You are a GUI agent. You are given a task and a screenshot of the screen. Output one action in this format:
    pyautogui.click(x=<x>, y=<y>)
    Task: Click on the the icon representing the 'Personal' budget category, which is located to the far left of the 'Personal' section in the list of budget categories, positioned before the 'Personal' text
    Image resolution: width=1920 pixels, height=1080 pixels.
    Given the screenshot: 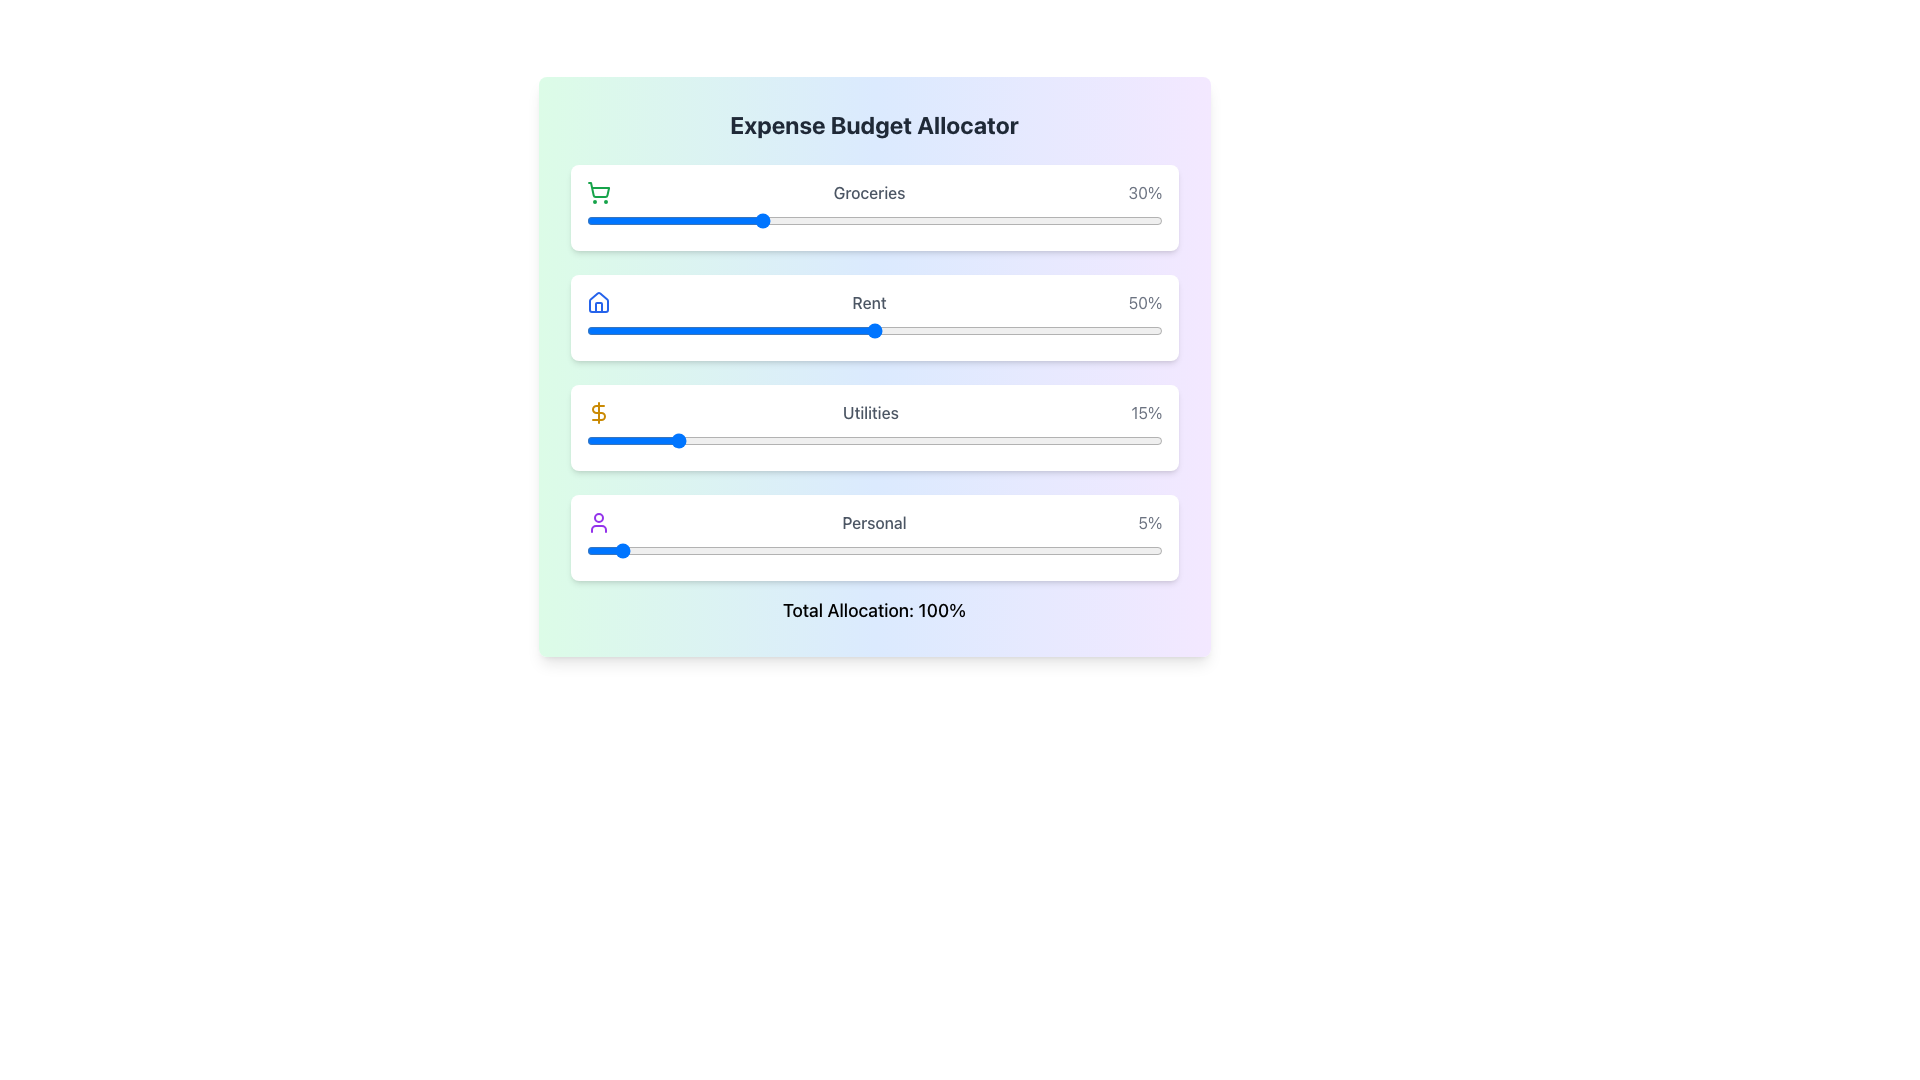 What is the action you would take?
    pyautogui.click(x=597, y=522)
    